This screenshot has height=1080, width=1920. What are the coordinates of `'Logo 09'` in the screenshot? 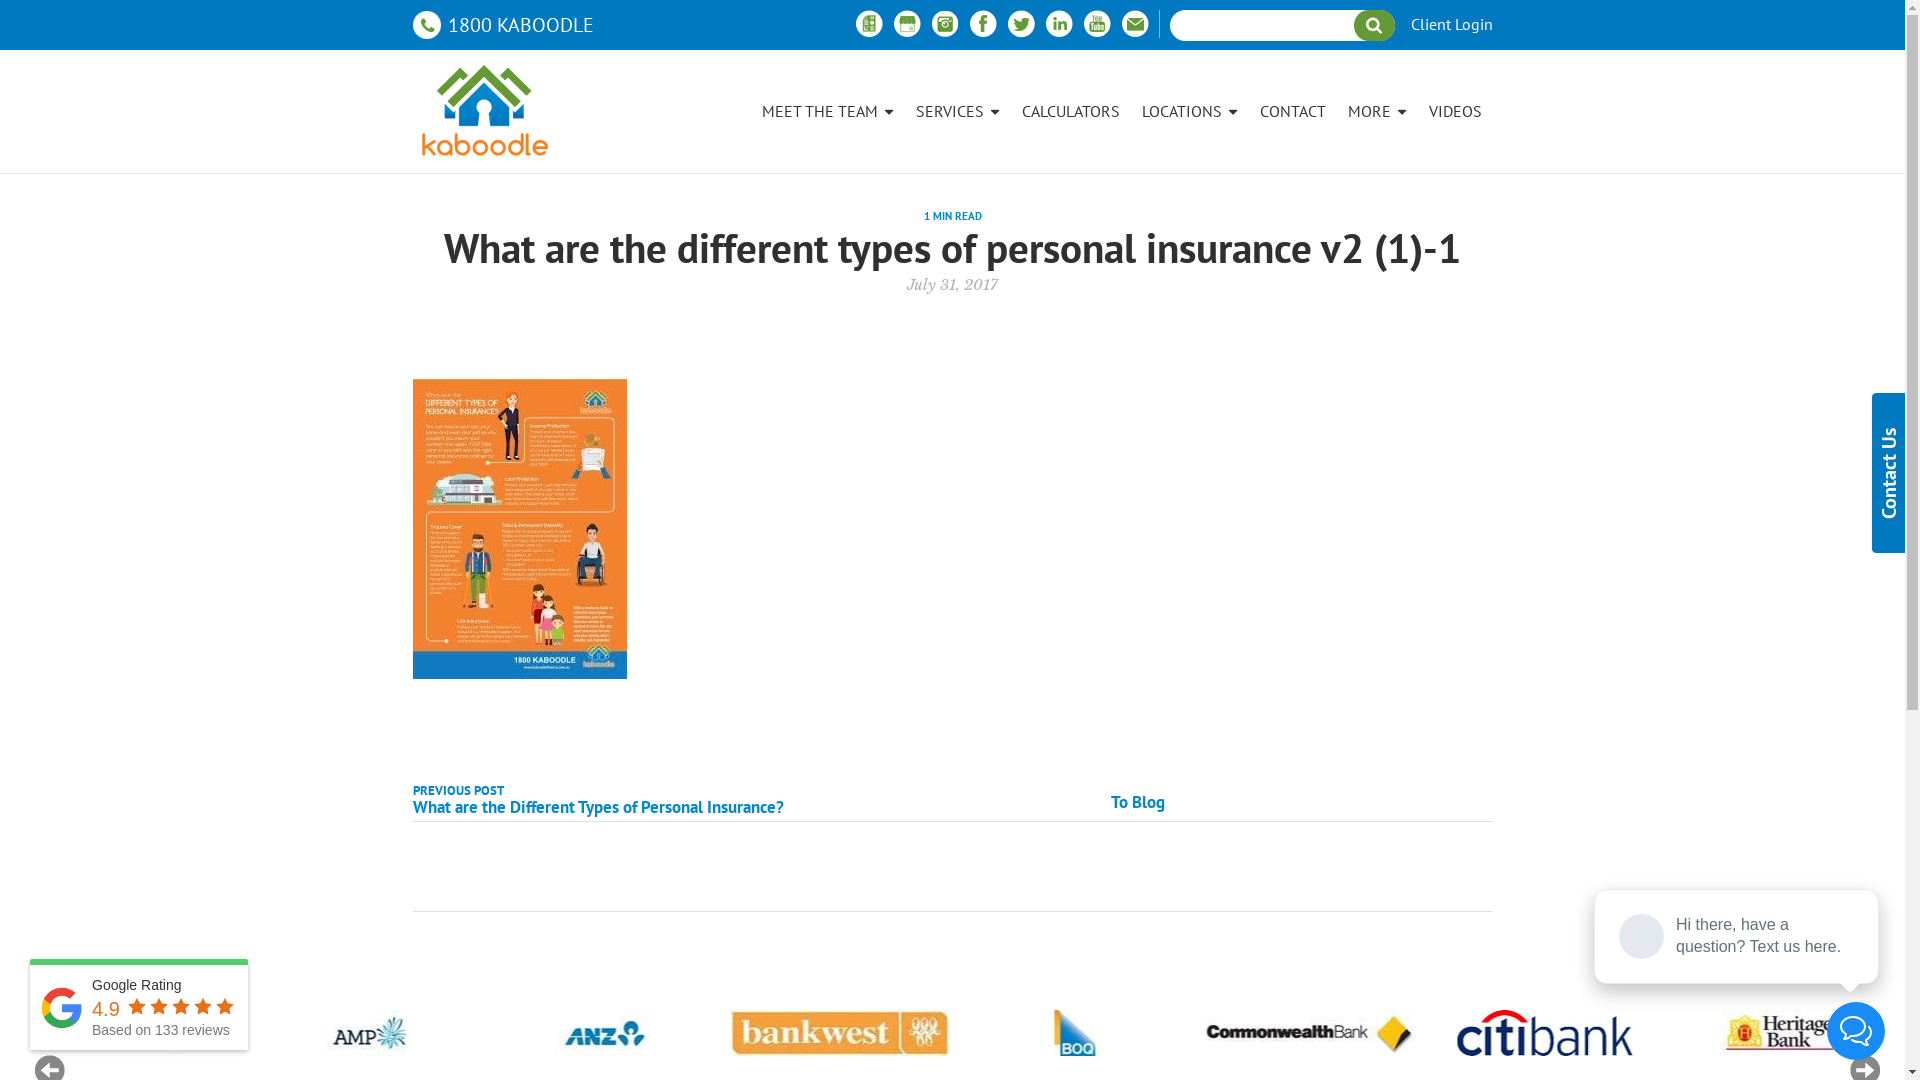 It's located at (1732, 1033).